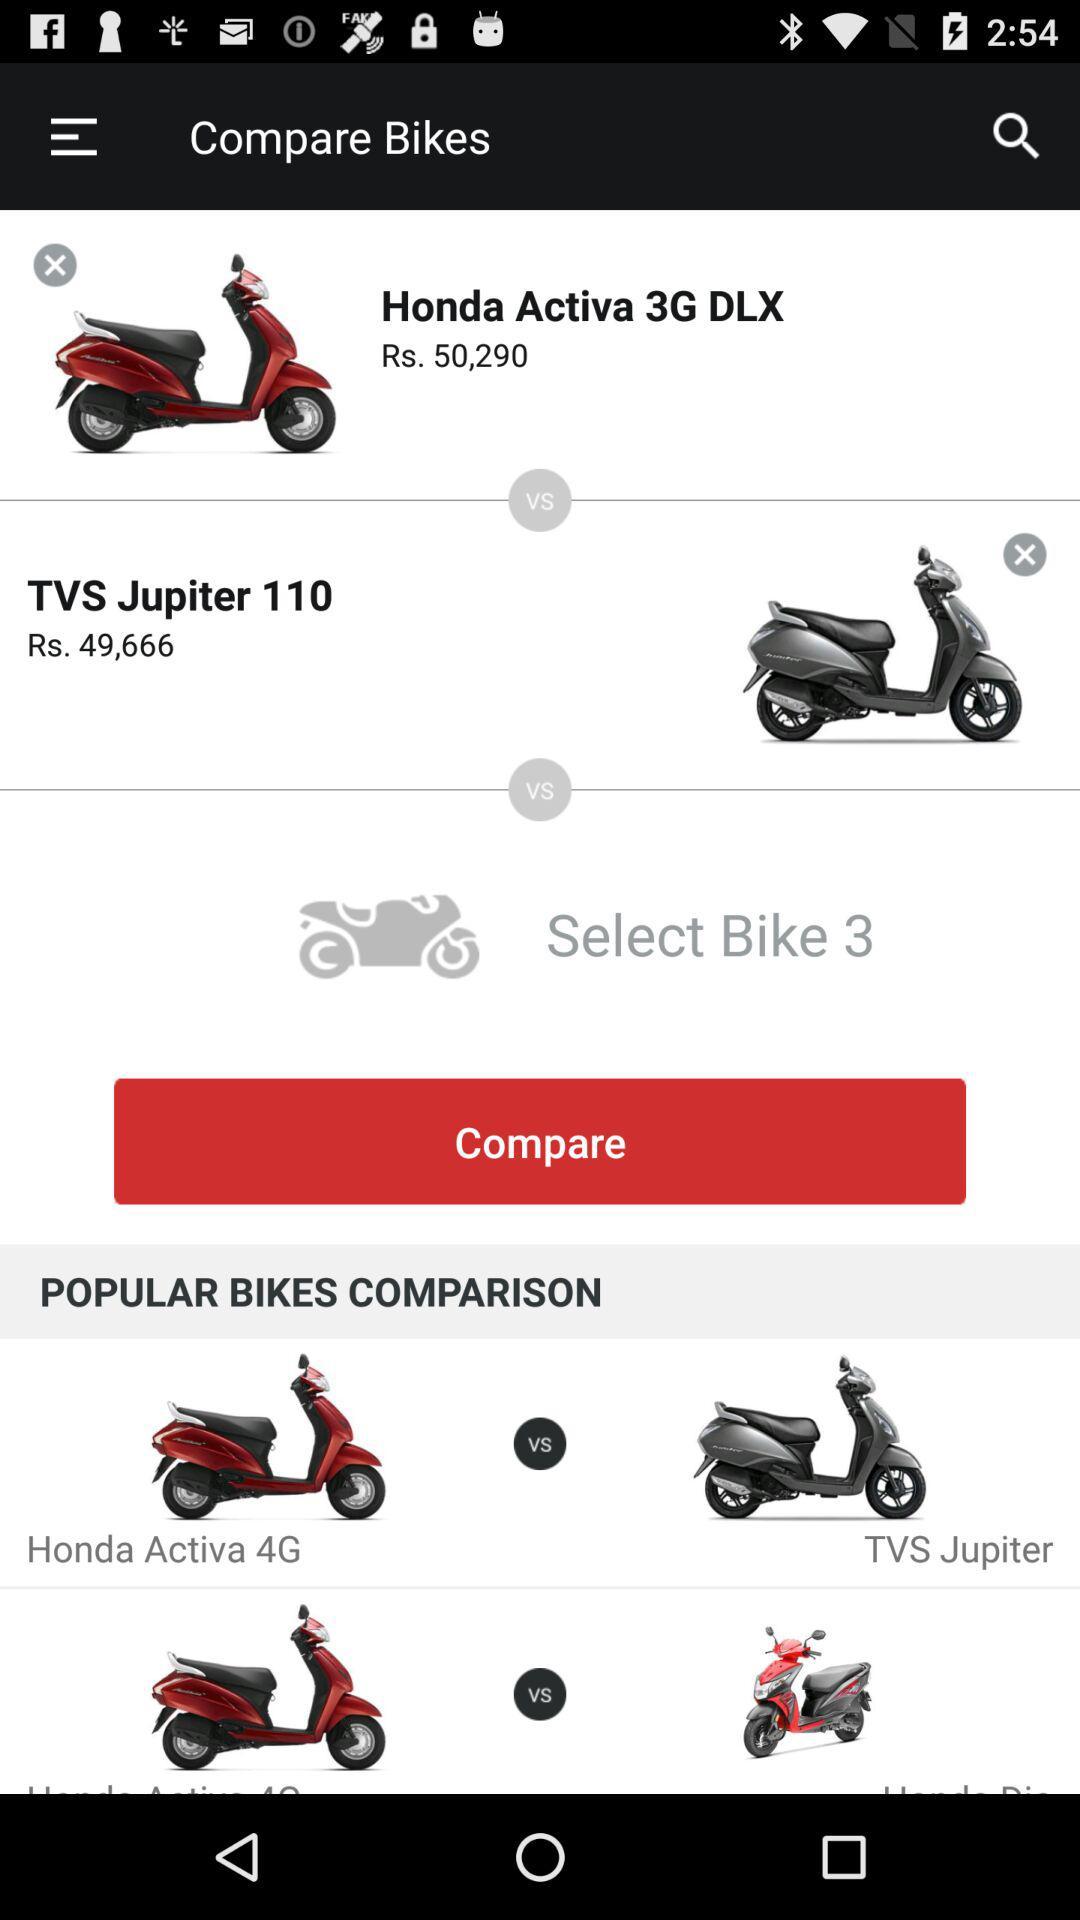  I want to click on the button is used to close the bike page and proceed with another one to be compared, so click(54, 264).